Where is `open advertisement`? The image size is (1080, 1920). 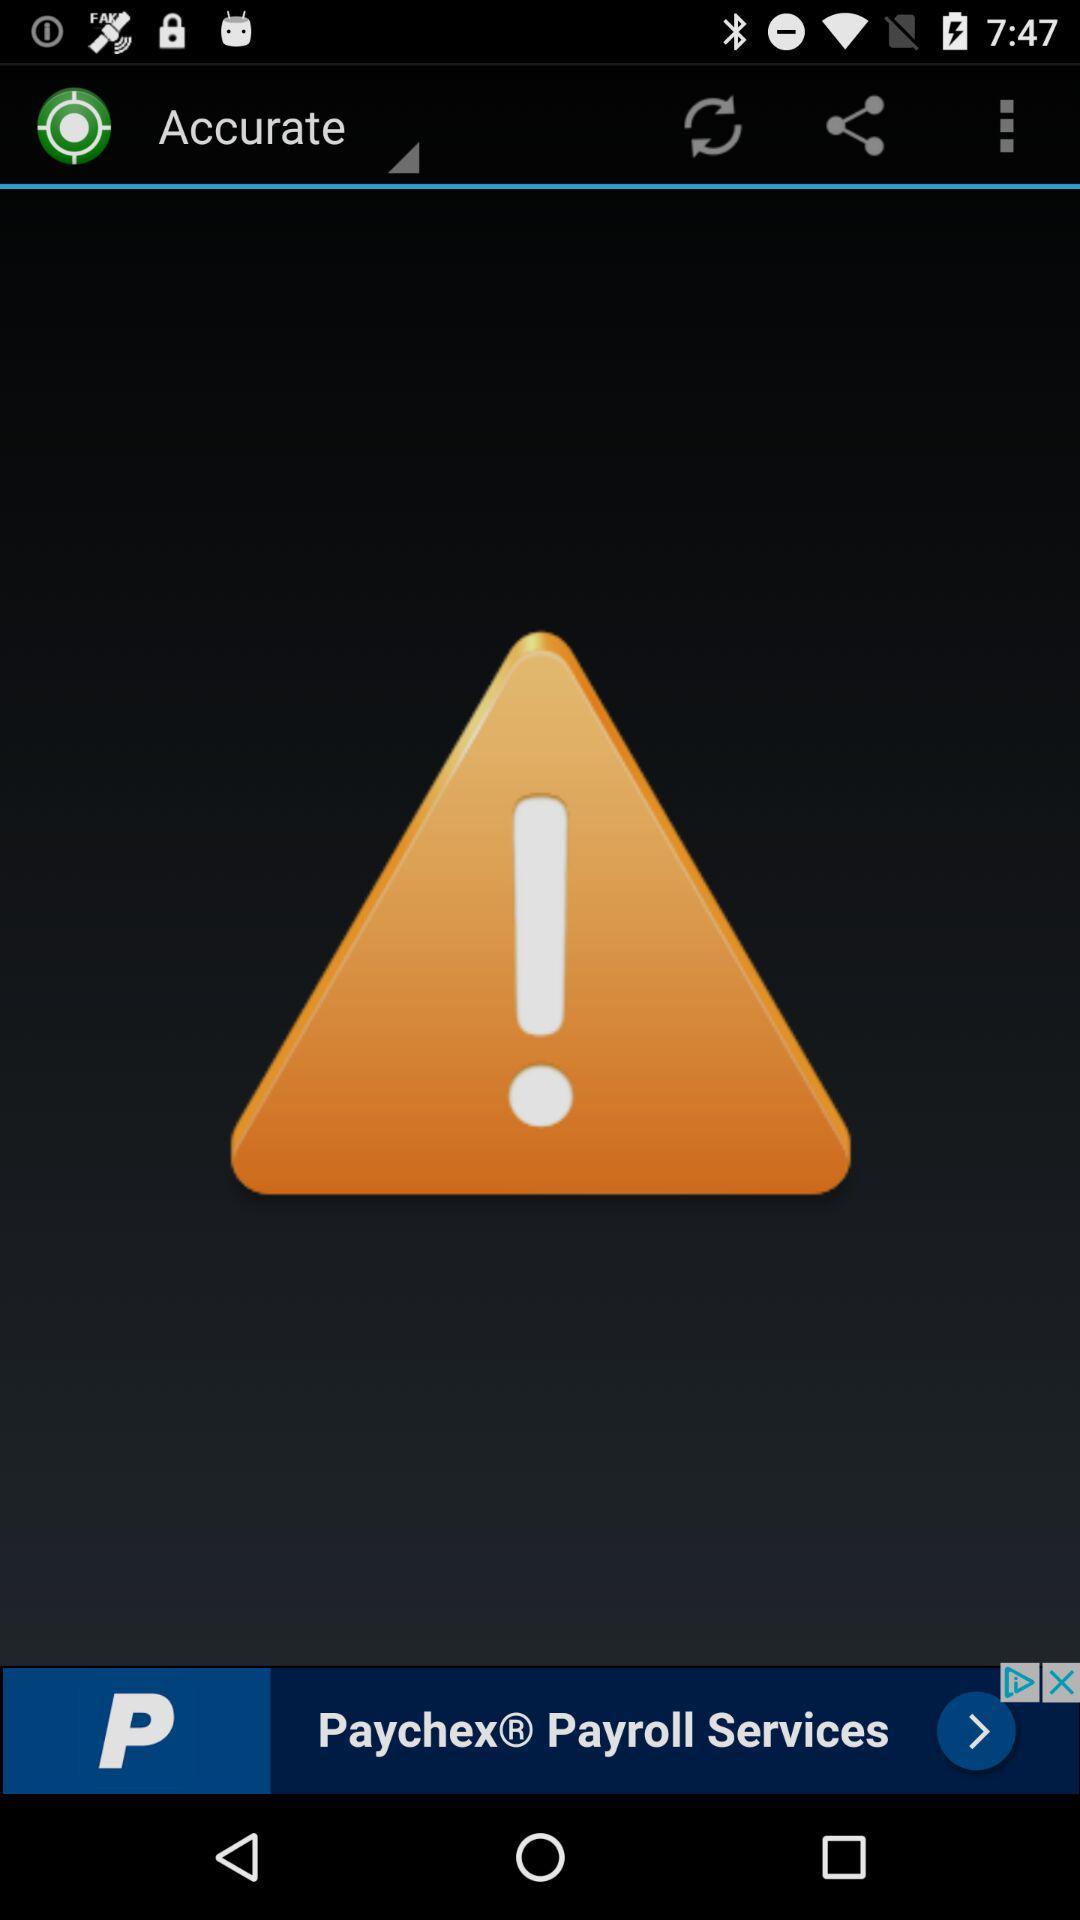
open advertisement is located at coordinates (540, 1727).